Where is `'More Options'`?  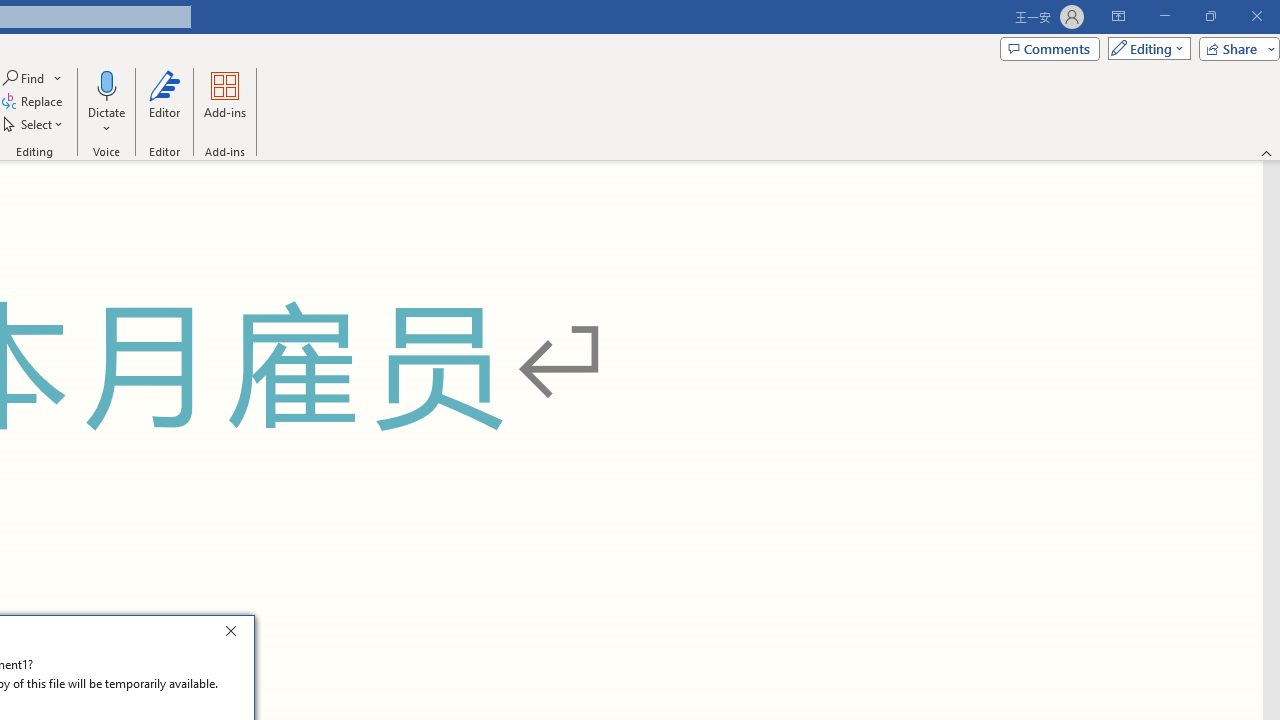 'More Options' is located at coordinates (105, 121).